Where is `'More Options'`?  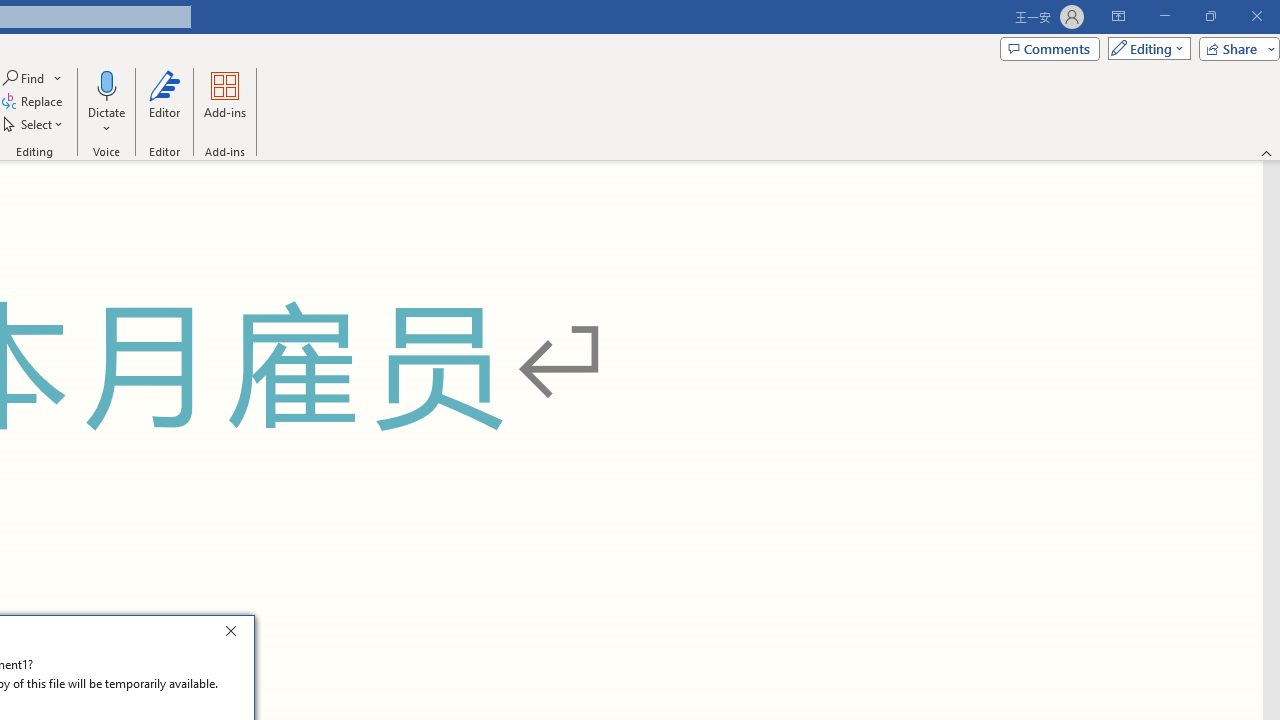 'More Options' is located at coordinates (105, 121).